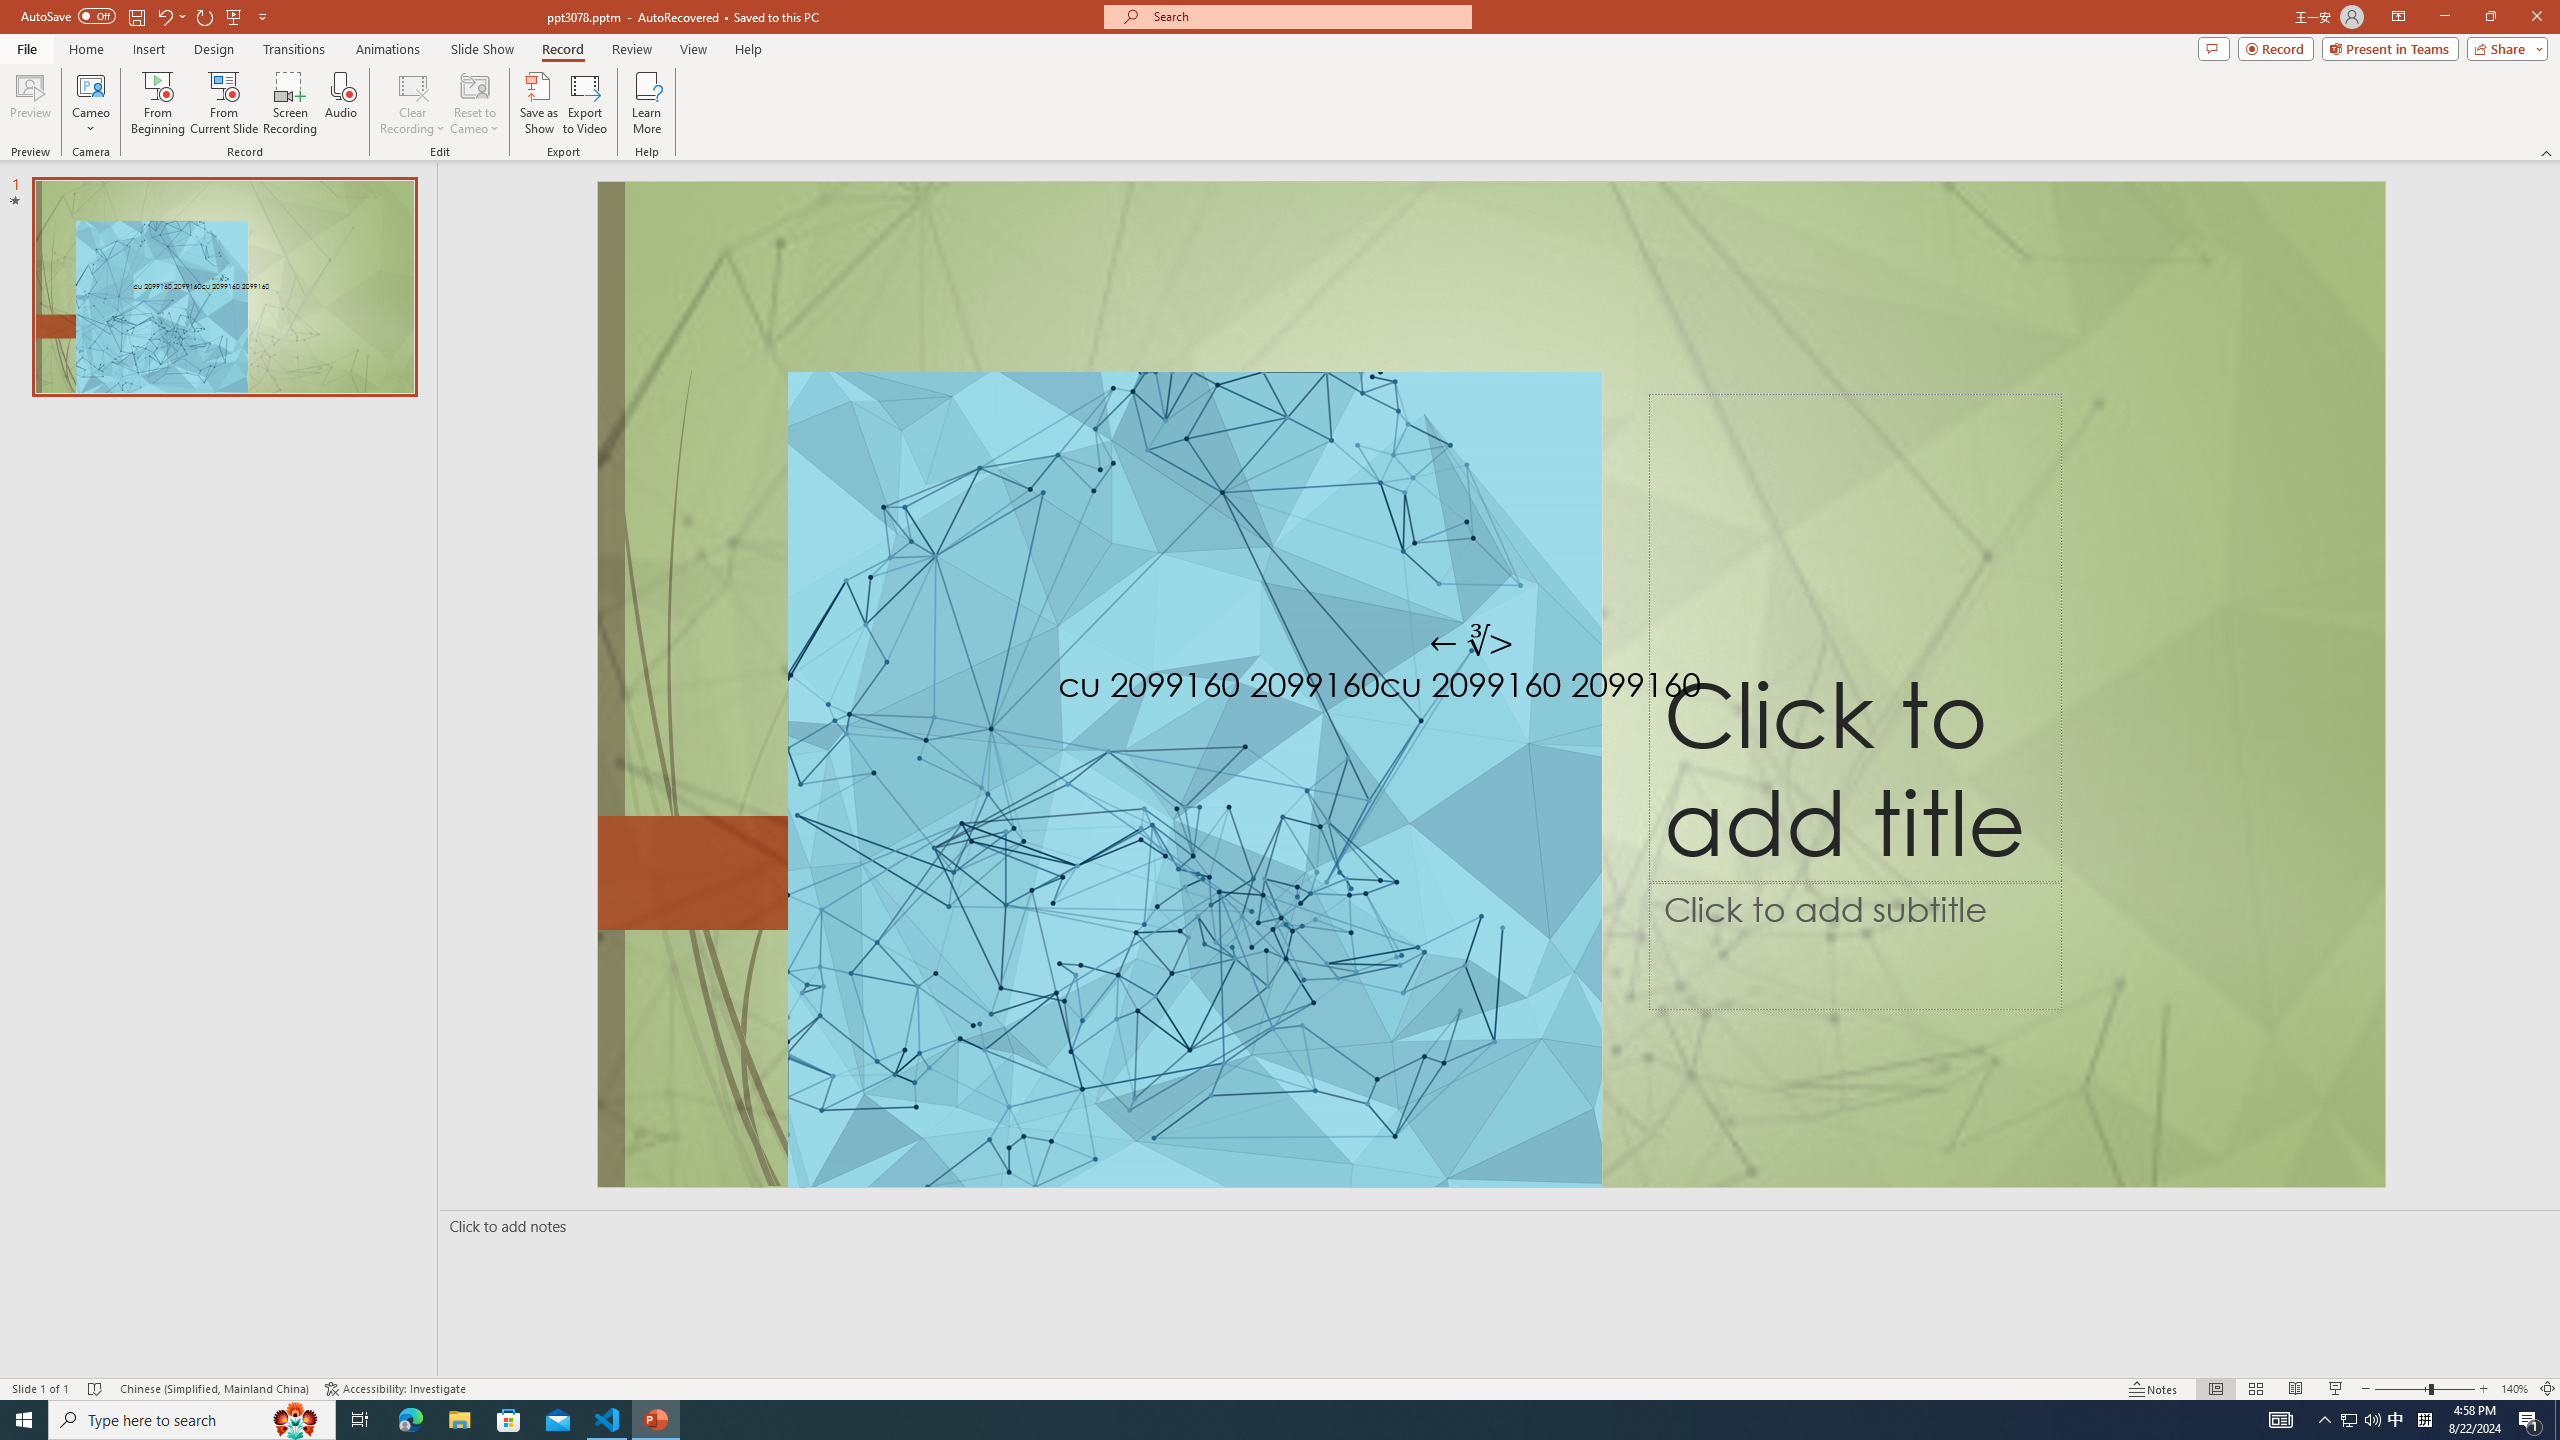 This screenshot has width=2560, height=1440. Describe the element at coordinates (2515, 1389) in the screenshot. I see `'Zoom 140%'` at that location.